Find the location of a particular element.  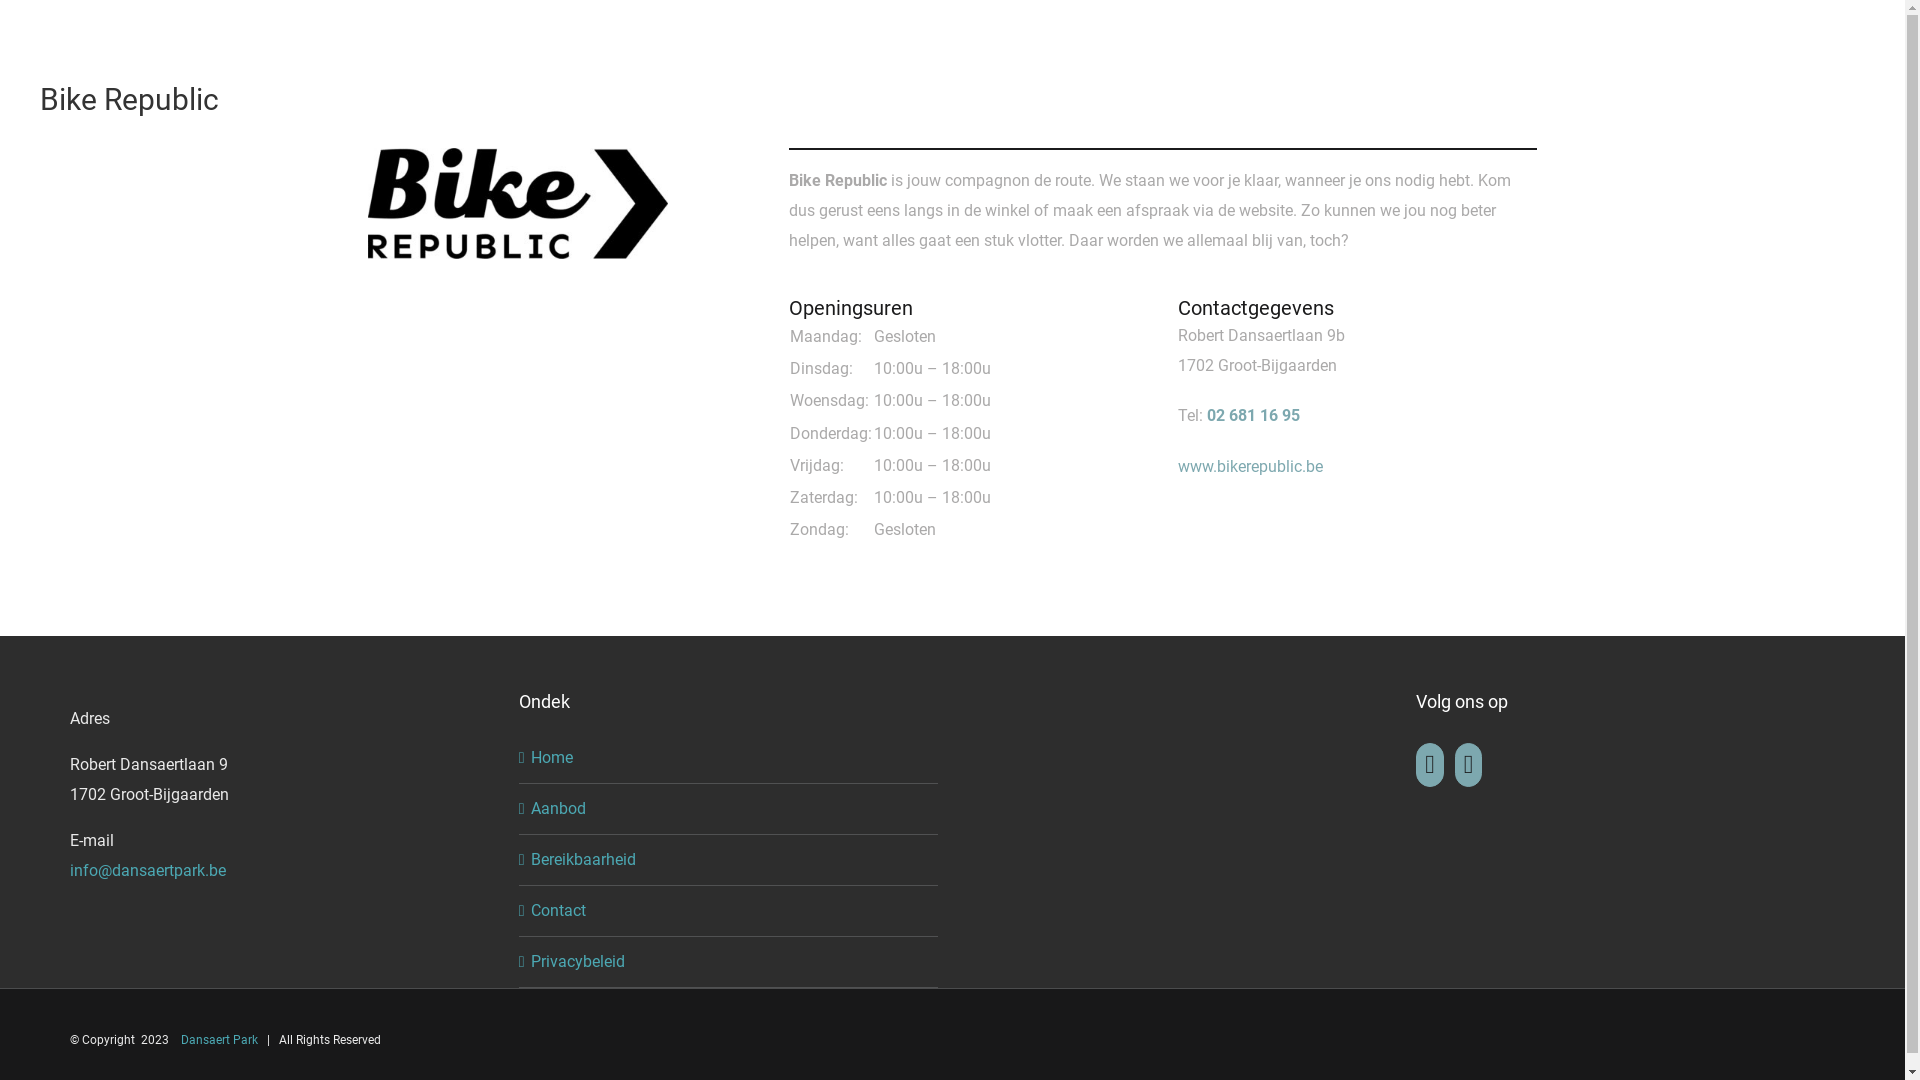

'Dansaert Park' is located at coordinates (219, 1039).